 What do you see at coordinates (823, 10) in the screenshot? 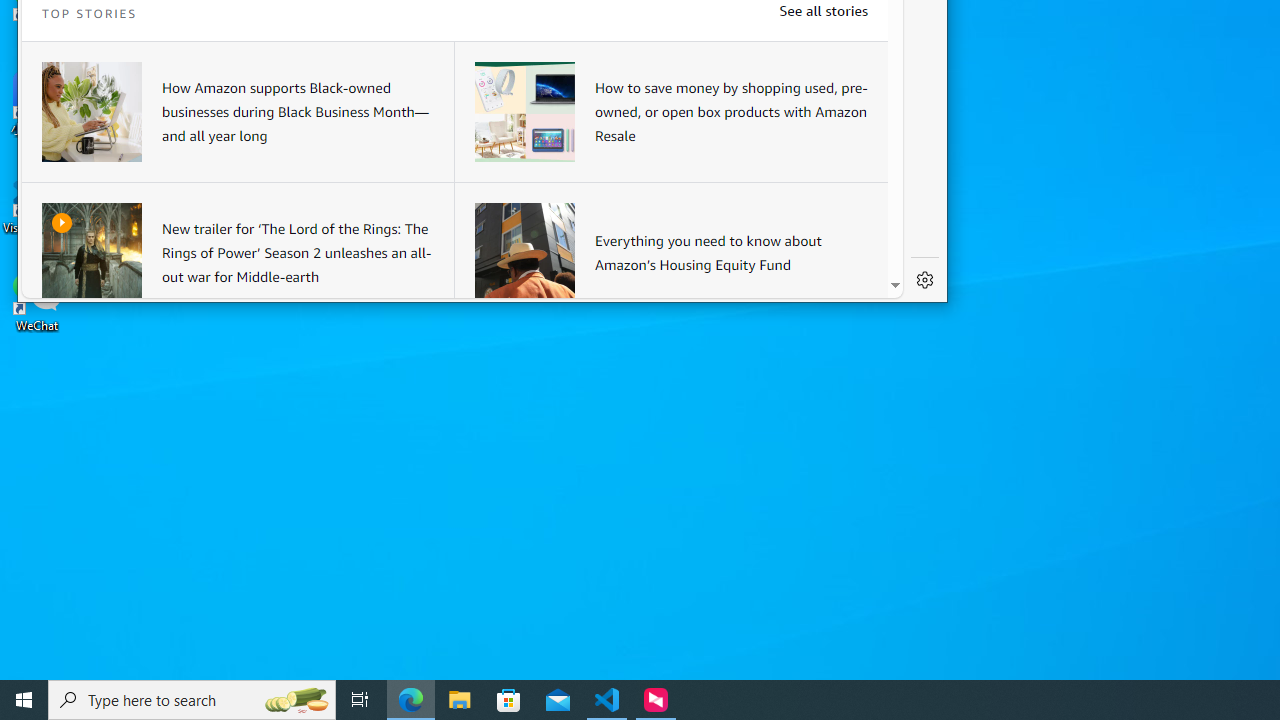
I see `'See all stories'` at bounding box center [823, 10].